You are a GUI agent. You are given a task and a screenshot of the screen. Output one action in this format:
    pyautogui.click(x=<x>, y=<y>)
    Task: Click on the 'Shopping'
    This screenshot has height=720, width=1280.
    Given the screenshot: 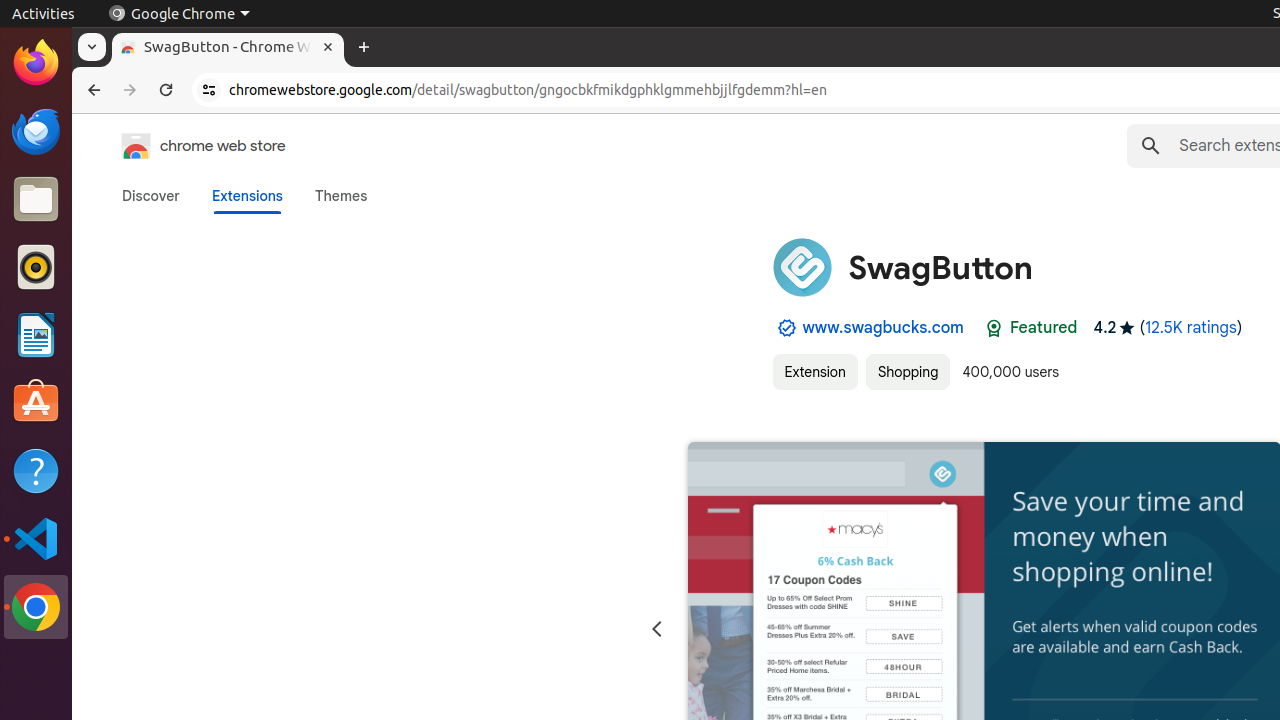 What is the action you would take?
    pyautogui.click(x=907, y=372)
    